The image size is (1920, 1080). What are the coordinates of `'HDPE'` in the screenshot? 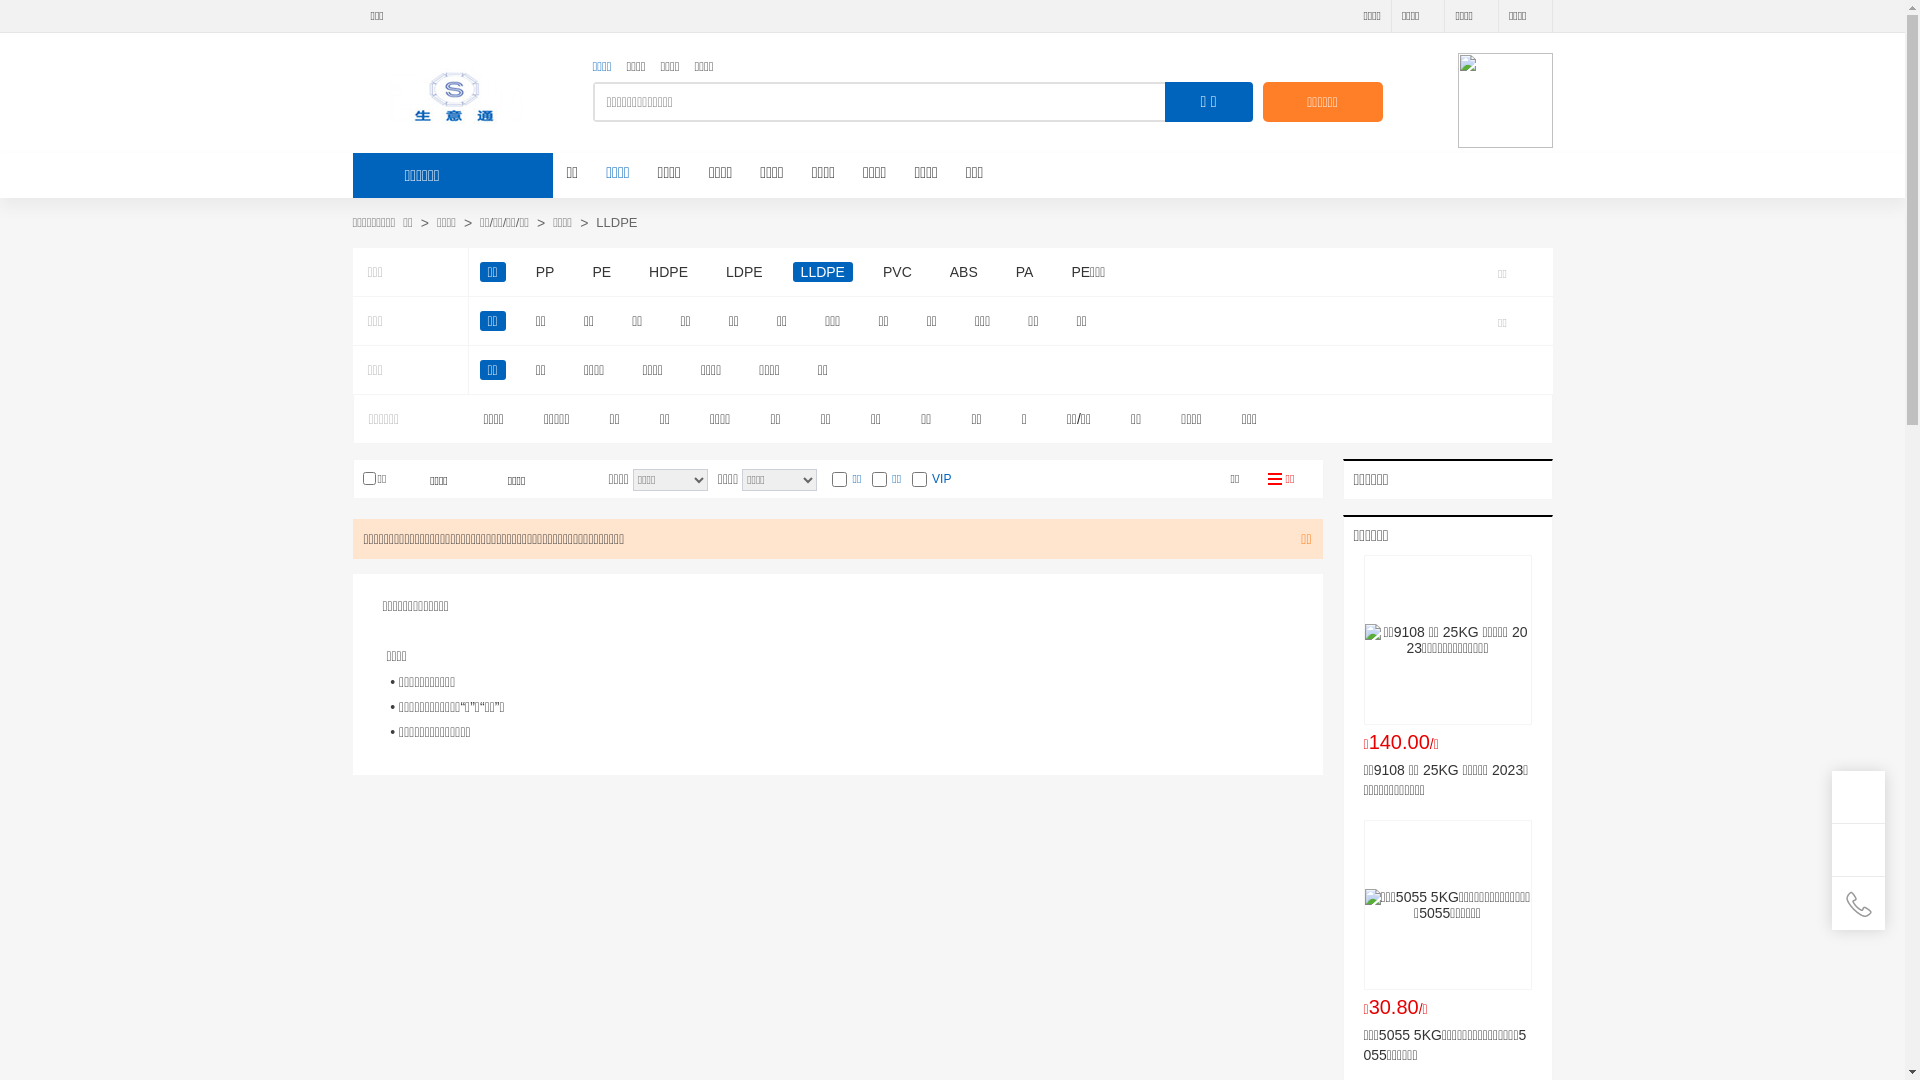 It's located at (668, 272).